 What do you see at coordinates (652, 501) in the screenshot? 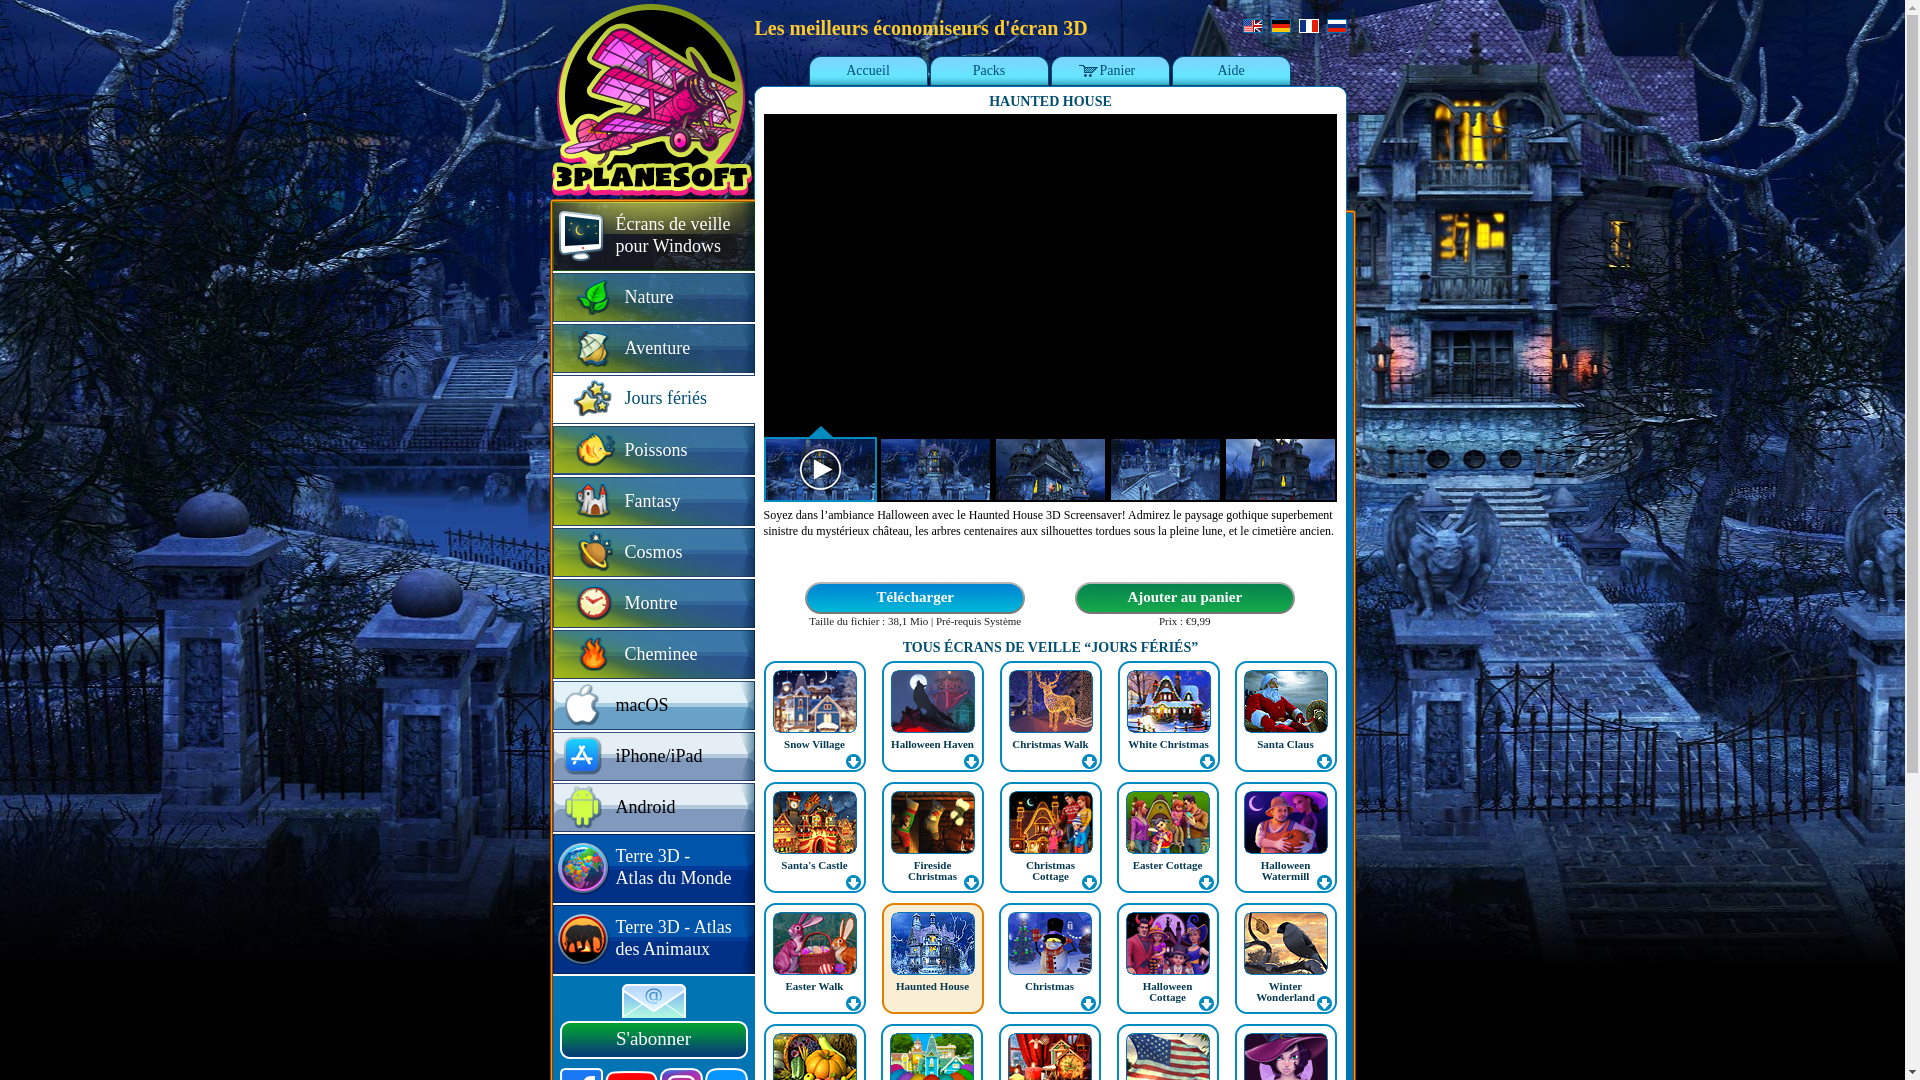
I see `'Fantasy'` at bounding box center [652, 501].